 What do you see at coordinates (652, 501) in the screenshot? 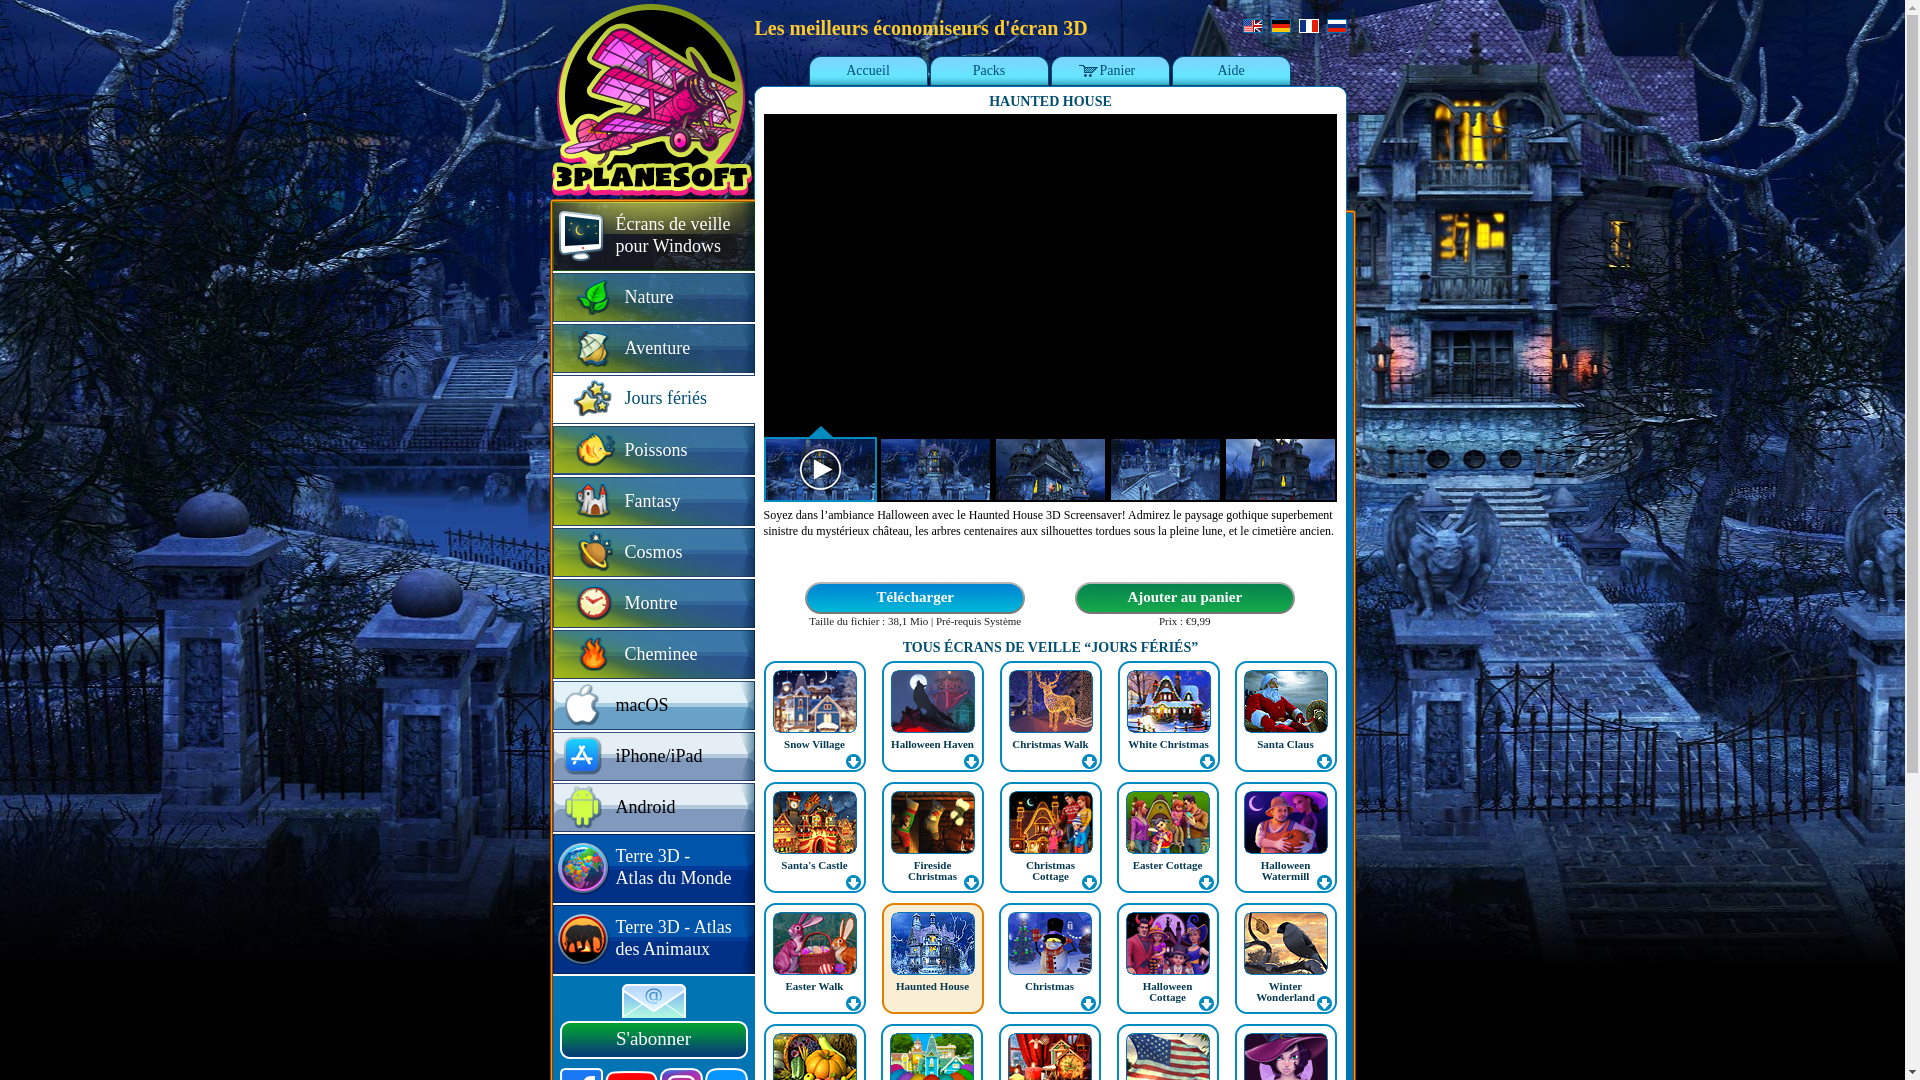
I see `'Fantasy'` at bounding box center [652, 501].